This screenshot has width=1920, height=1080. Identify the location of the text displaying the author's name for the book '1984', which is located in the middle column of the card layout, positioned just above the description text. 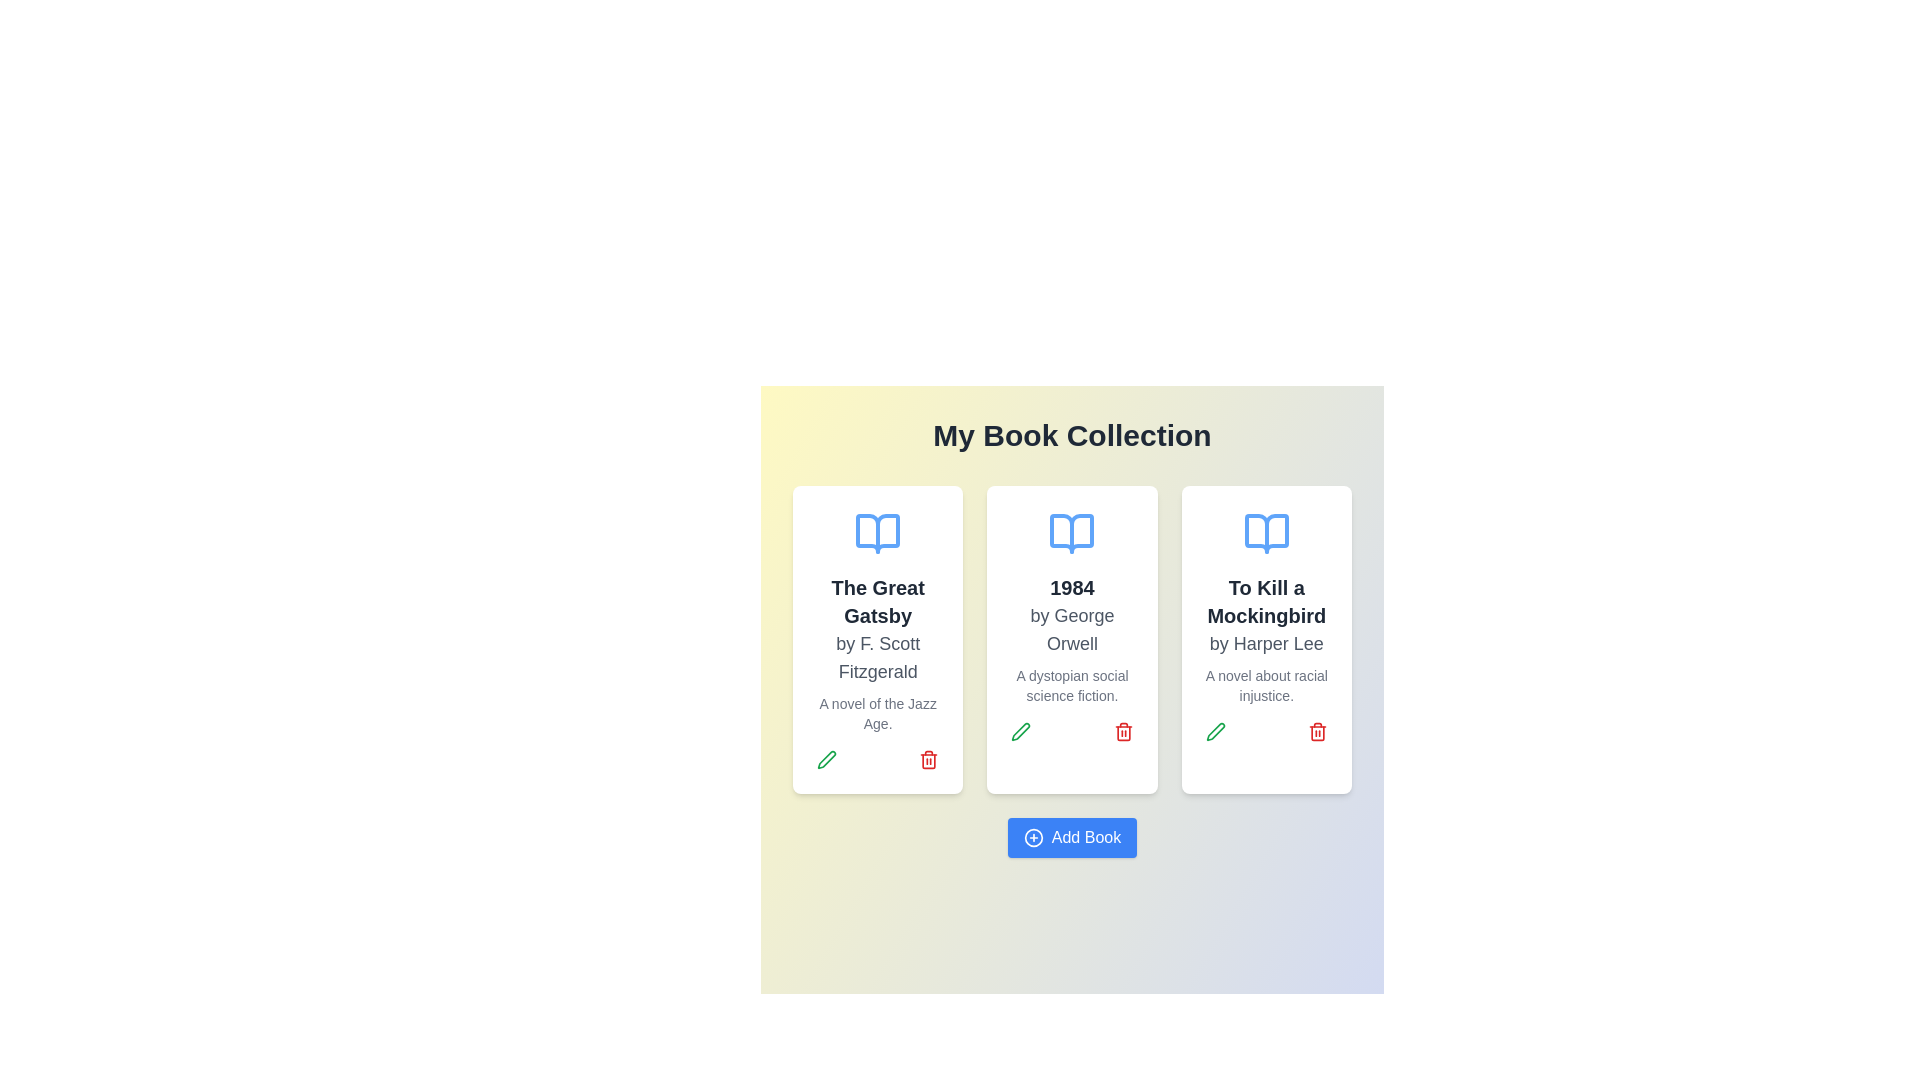
(1071, 628).